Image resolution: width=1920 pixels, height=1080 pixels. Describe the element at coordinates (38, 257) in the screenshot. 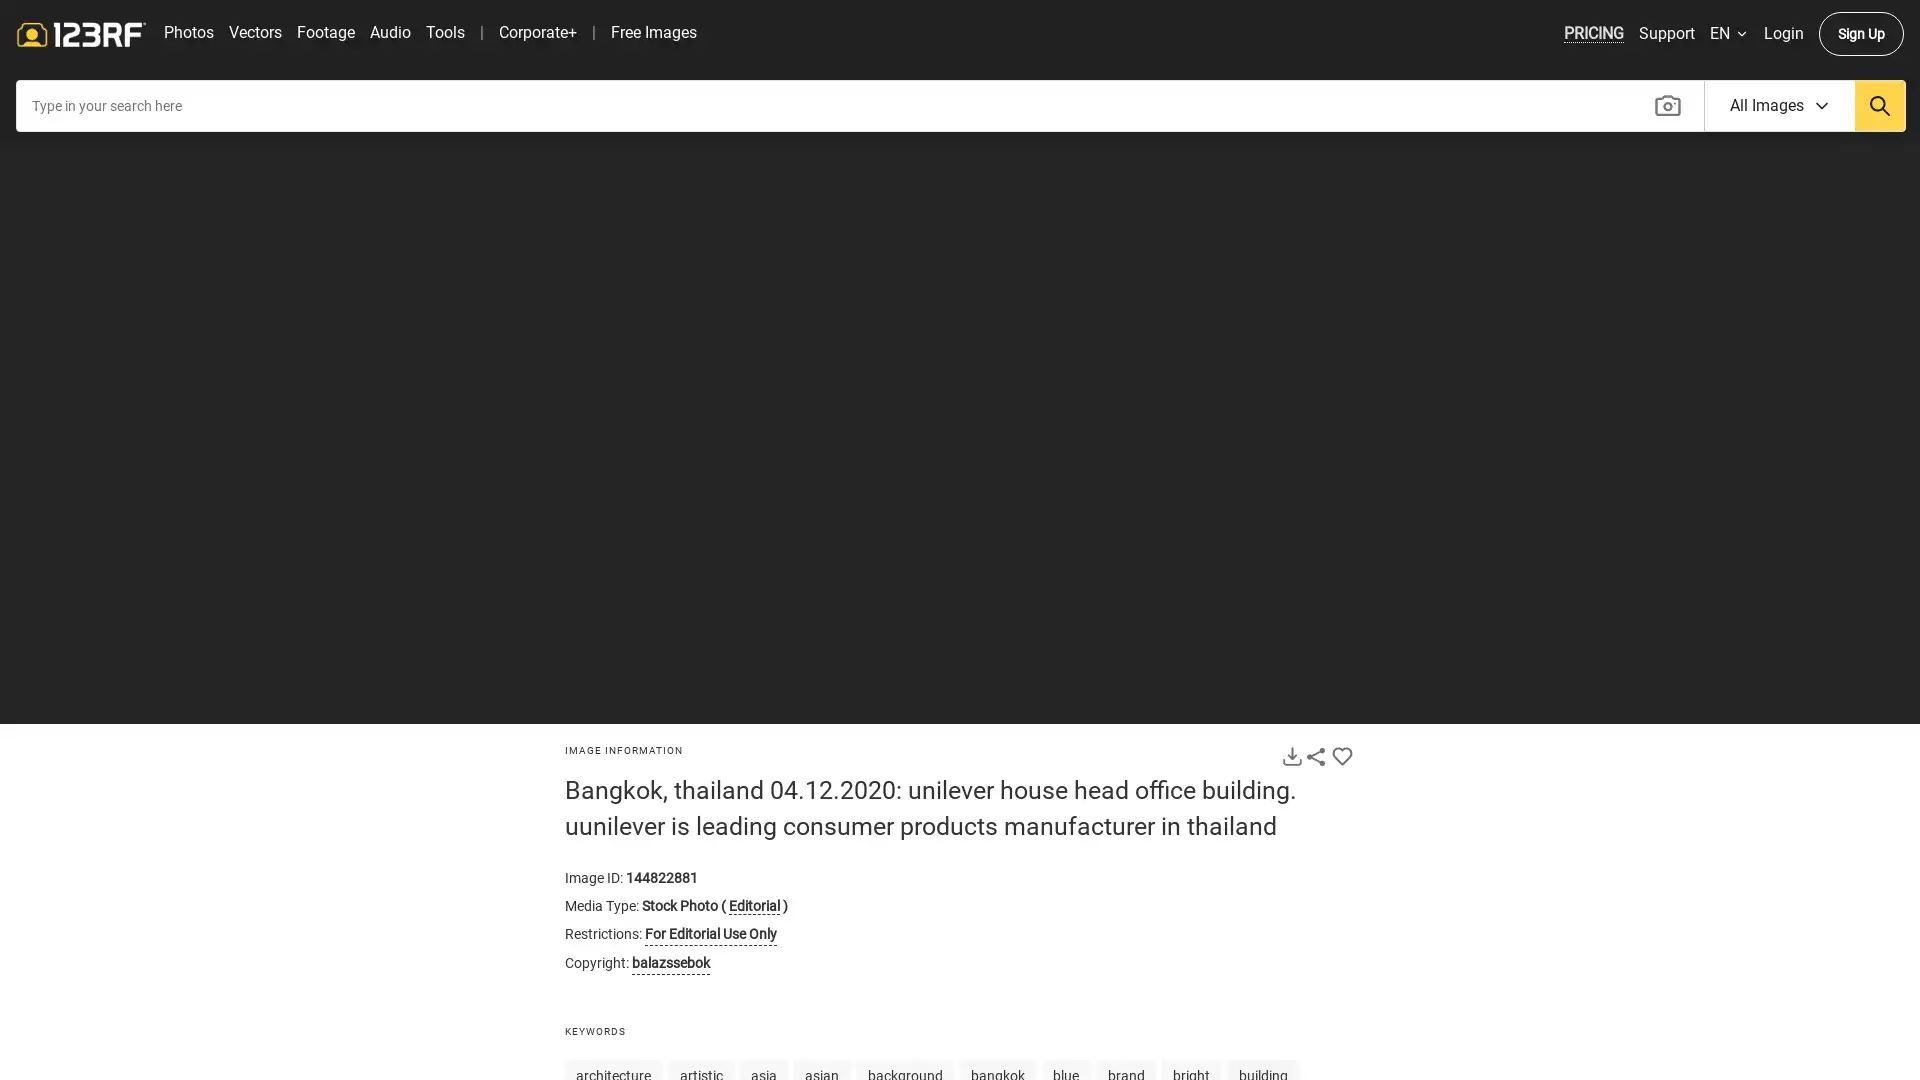

I see `Text` at that location.